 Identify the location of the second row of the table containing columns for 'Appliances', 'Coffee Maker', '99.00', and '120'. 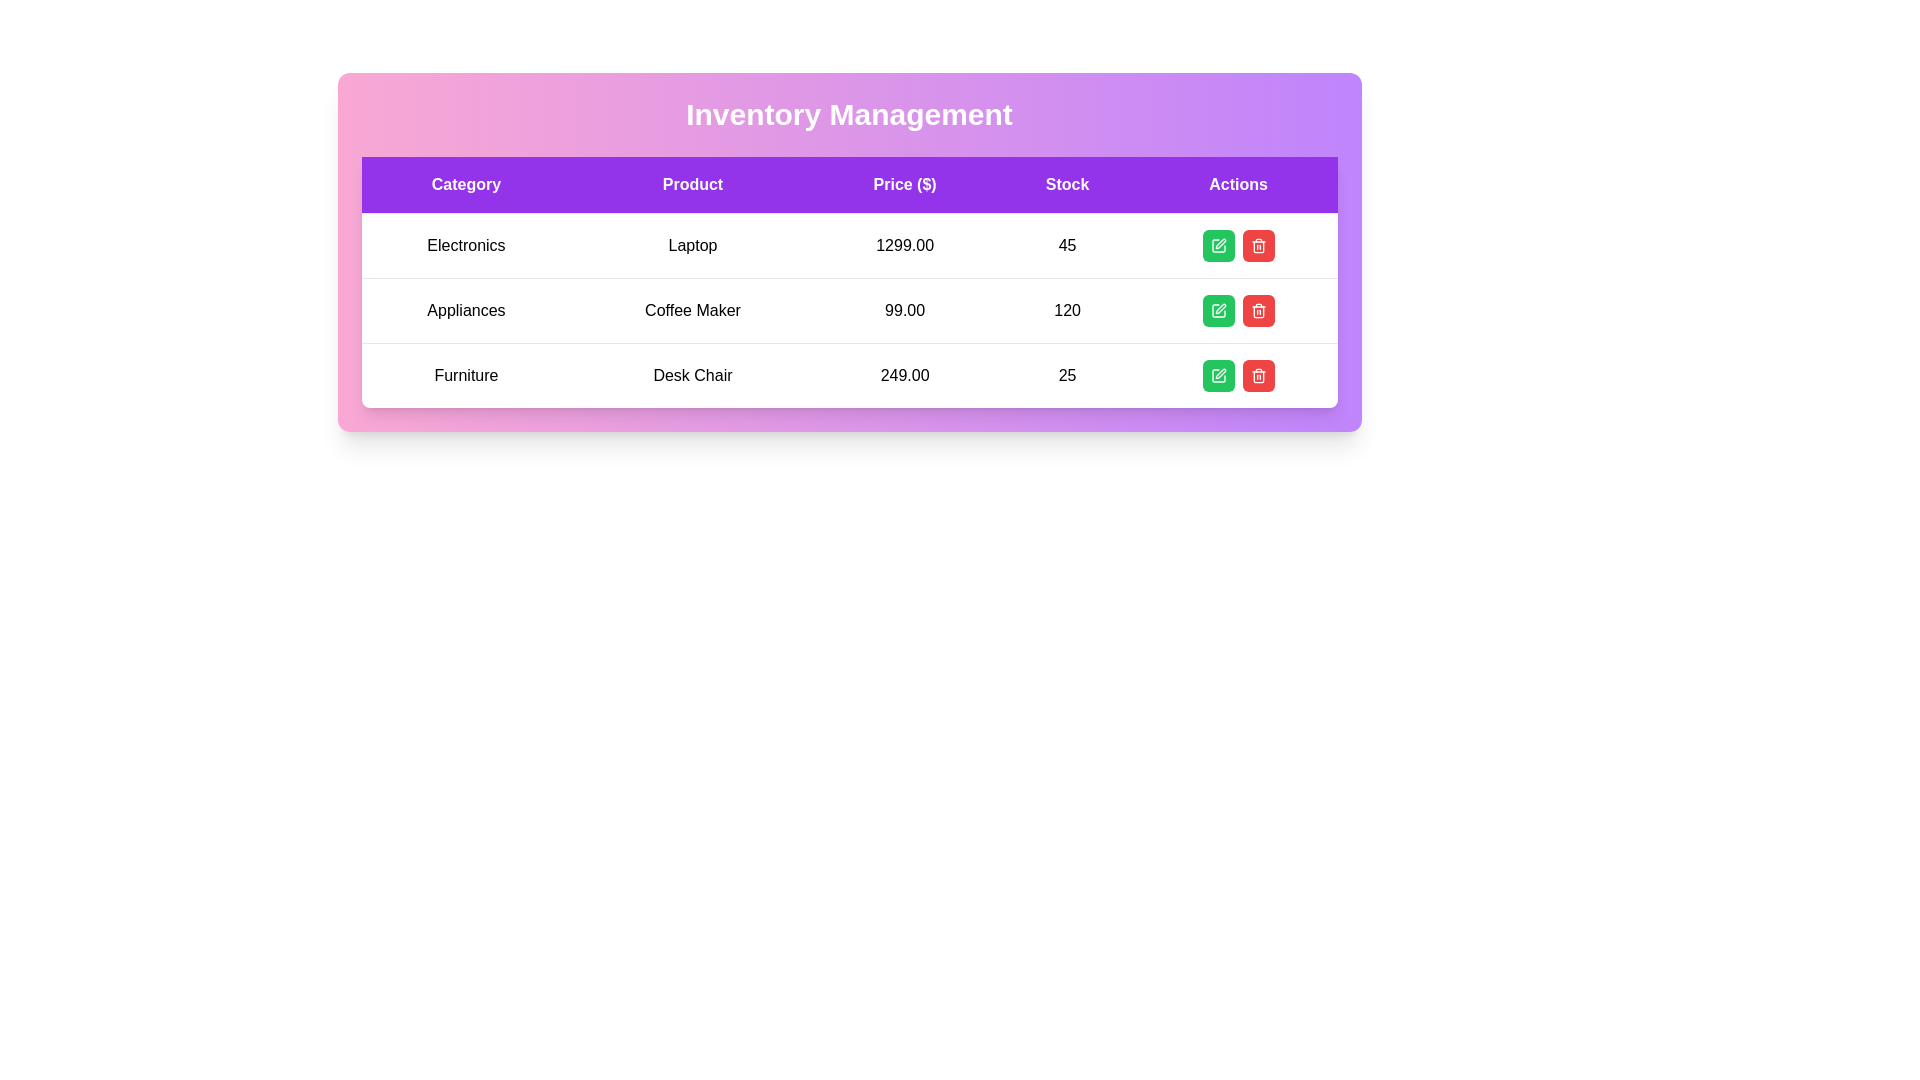
(849, 311).